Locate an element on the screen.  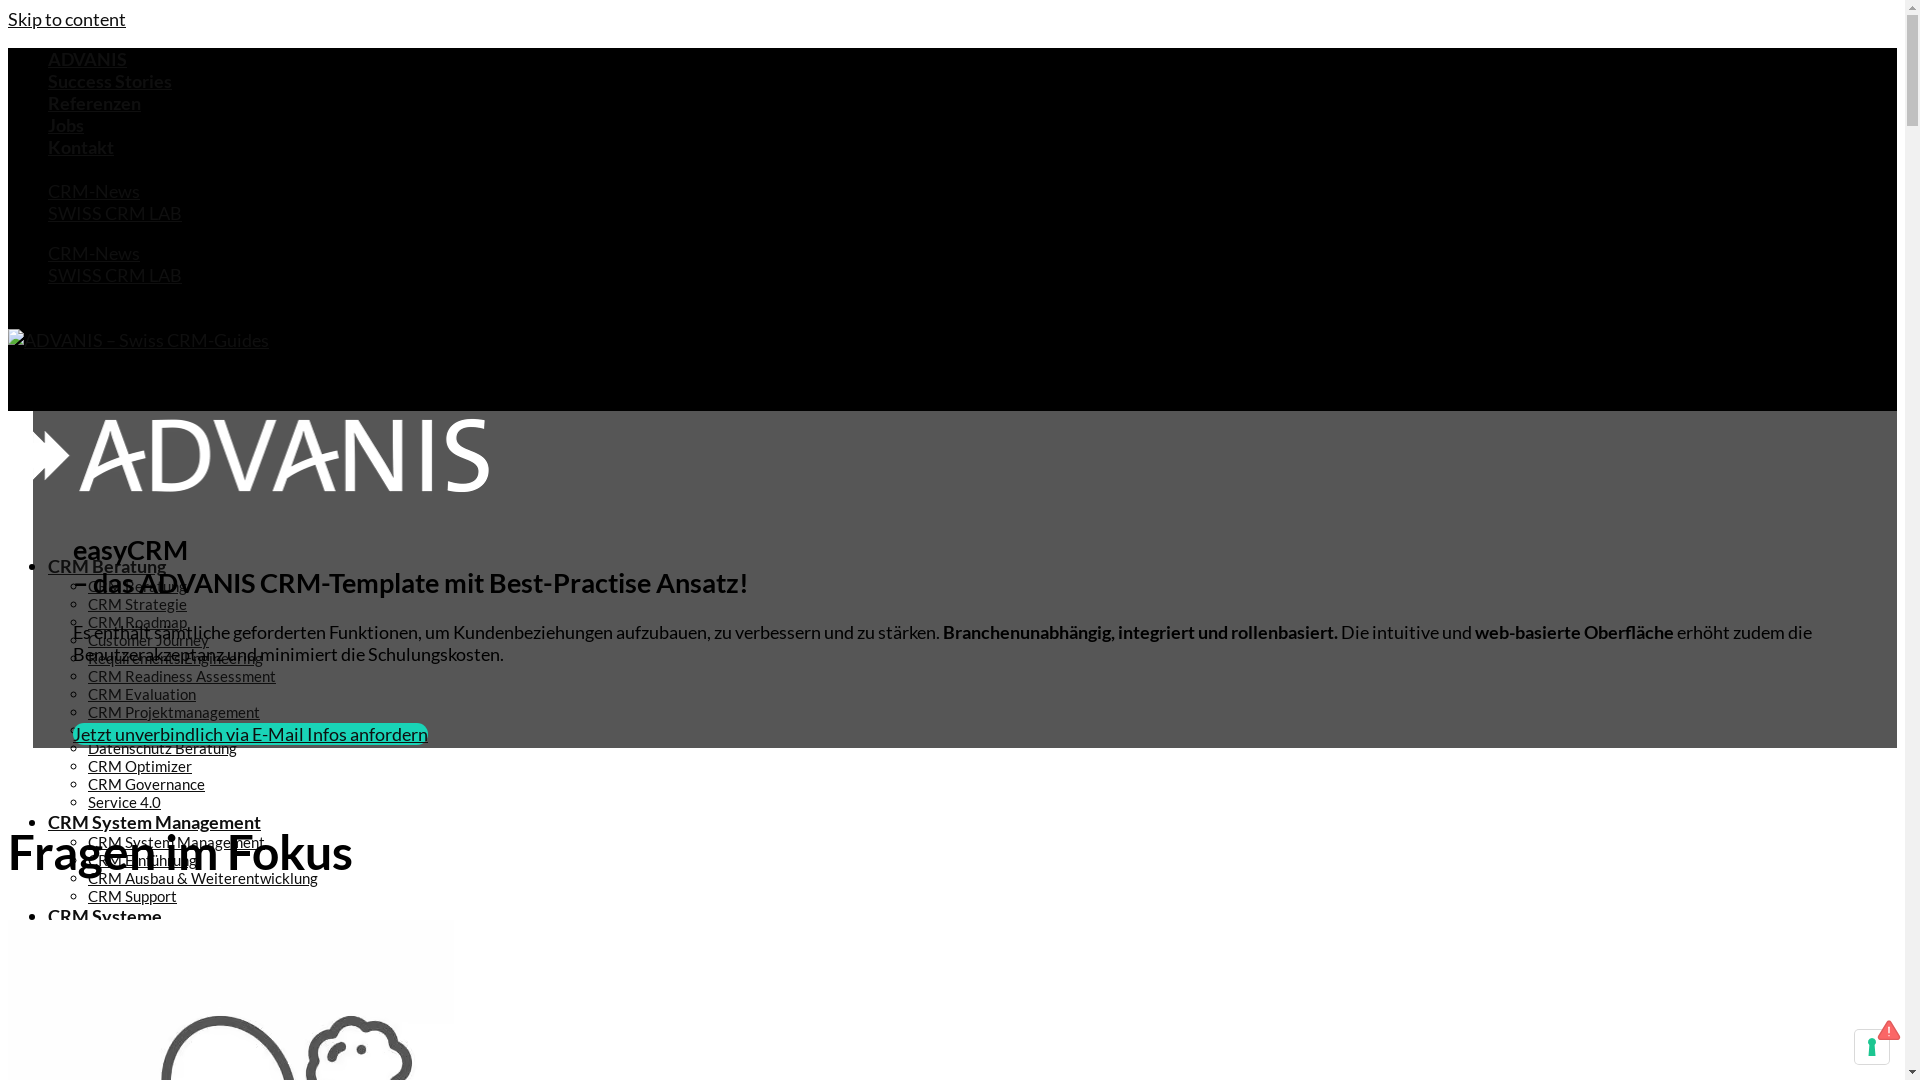
'Requirements Engineering' is located at coordinates (175, 658).